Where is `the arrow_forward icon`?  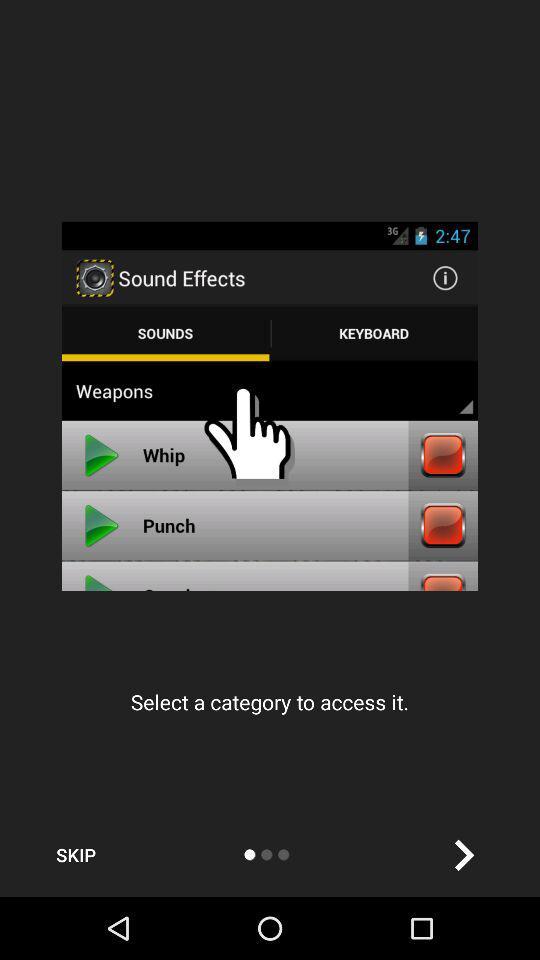 the arrow_forward icon is located at coordinates (463, 854).